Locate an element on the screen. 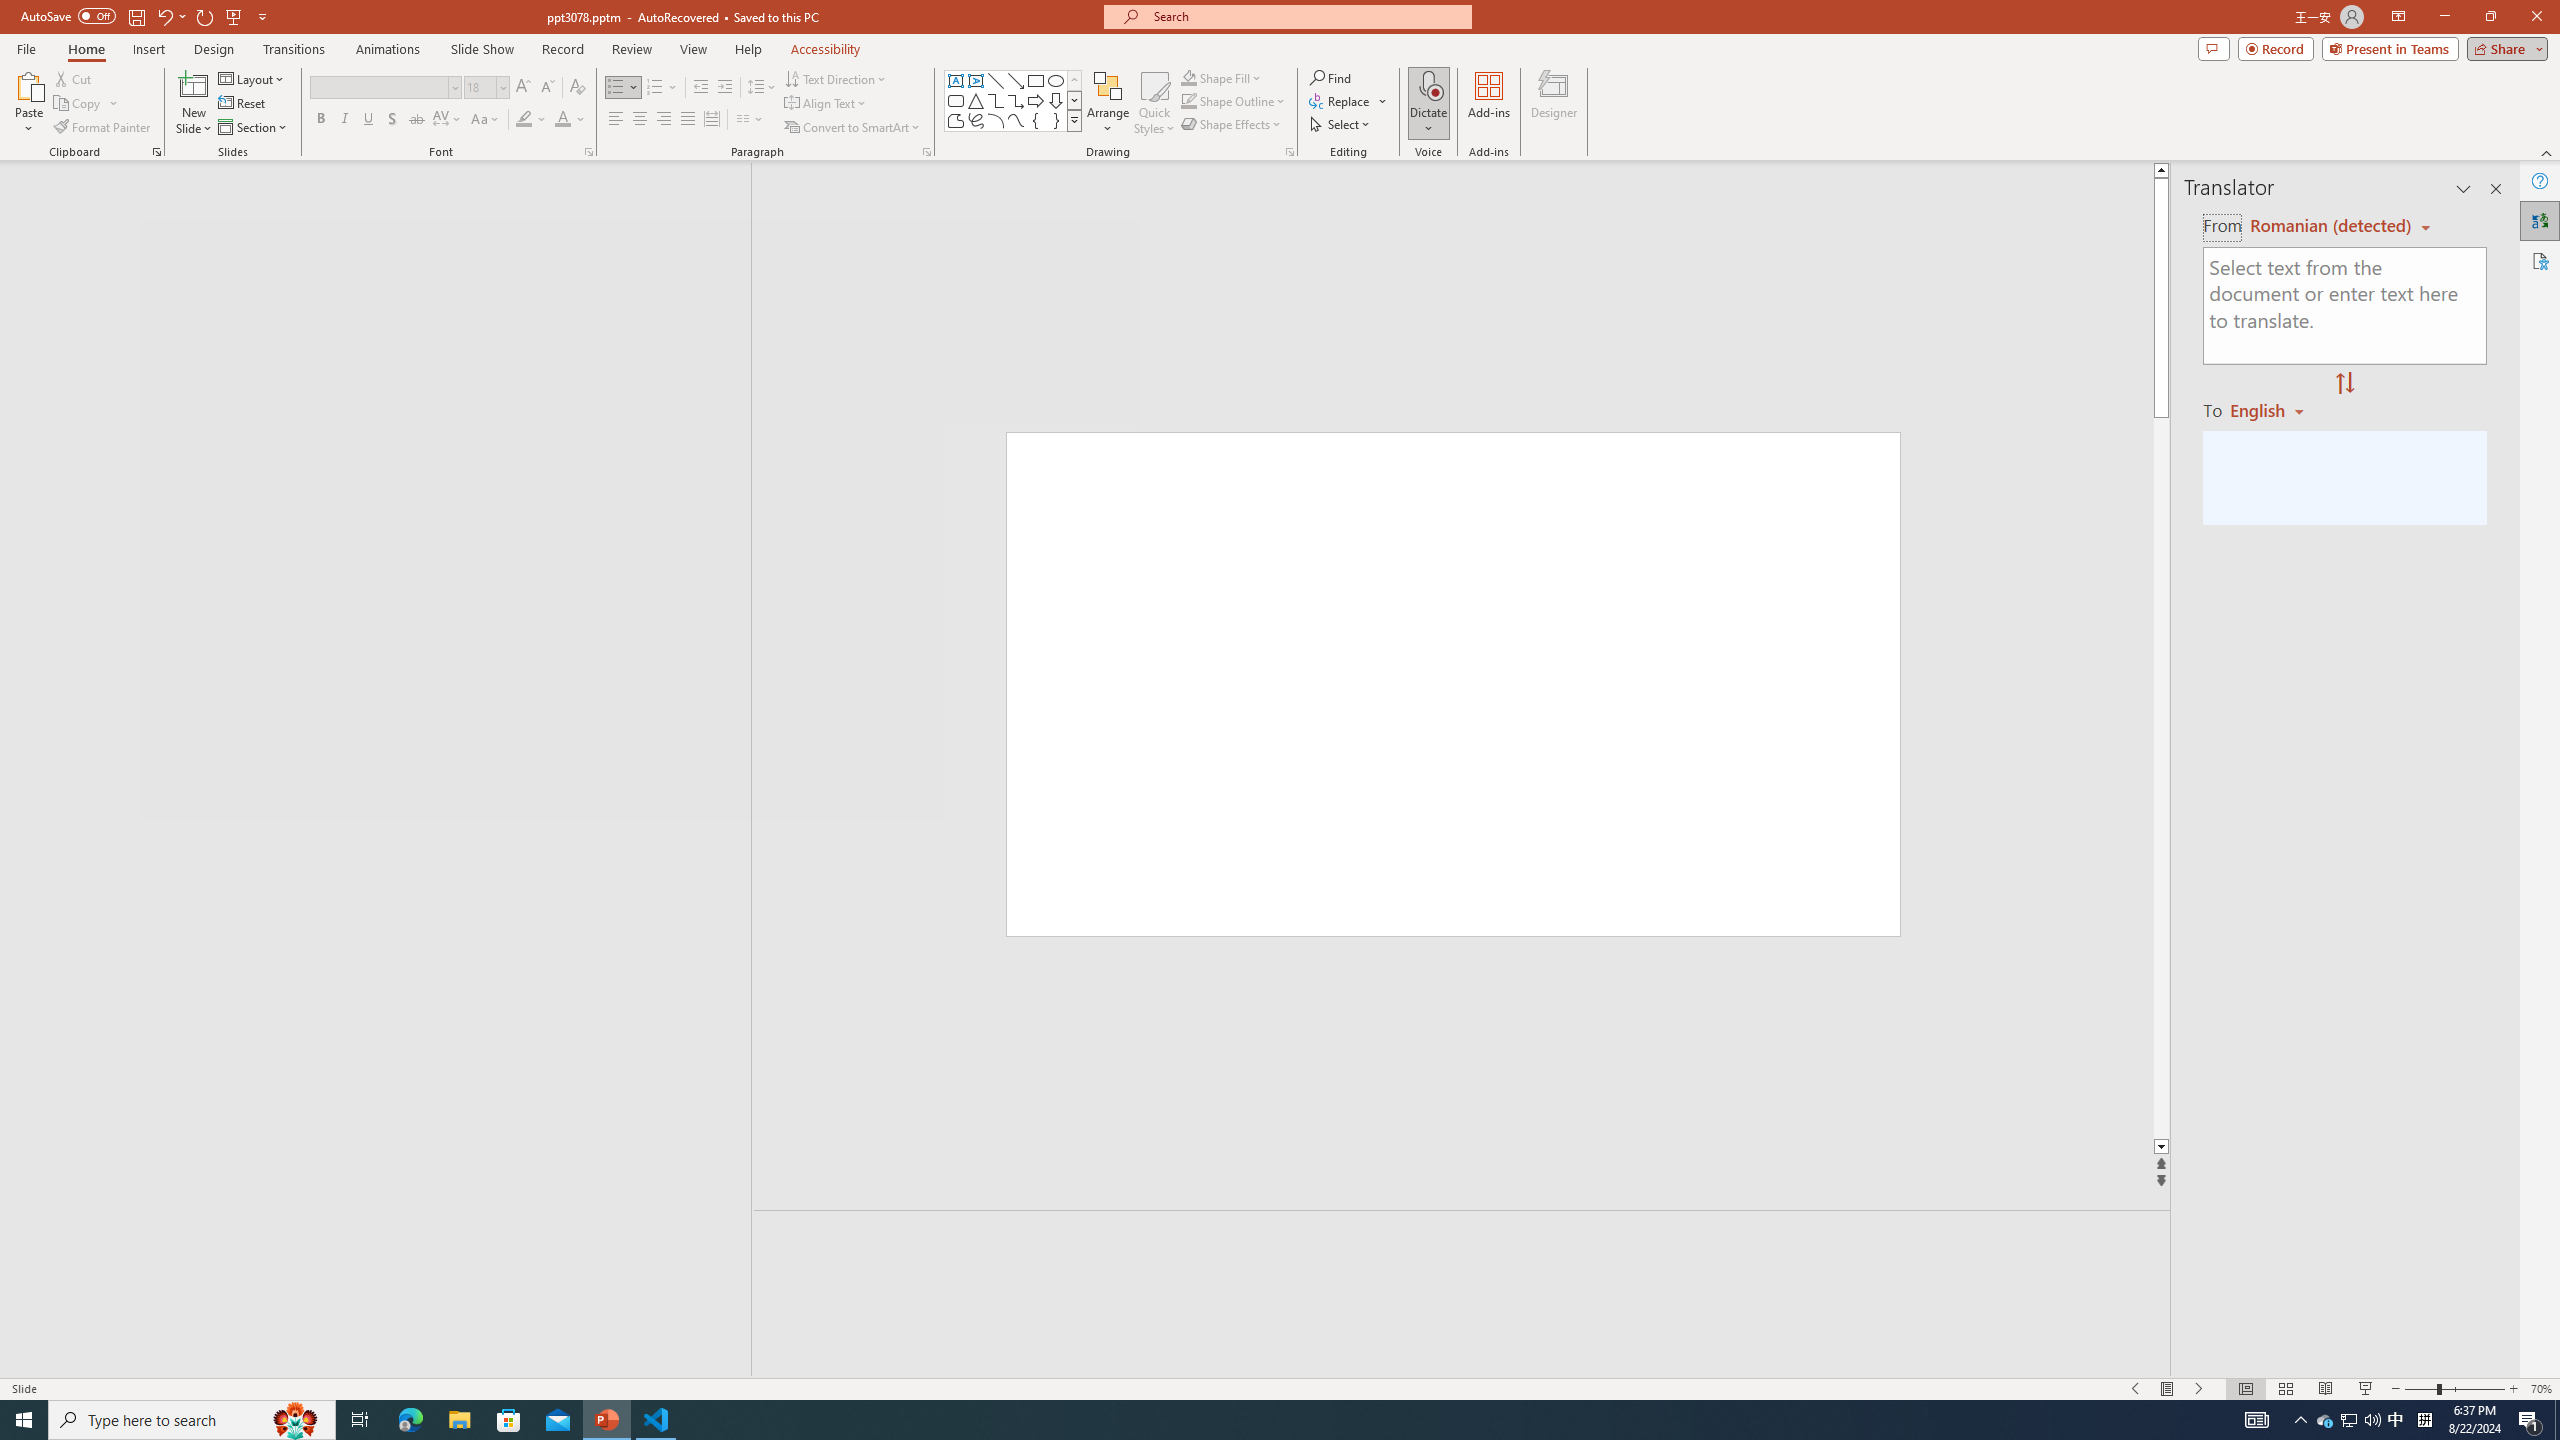 The width and height of the screenshot is (2560, 1440). 'Decrease Font Size' is located at coordinates (546, 87).